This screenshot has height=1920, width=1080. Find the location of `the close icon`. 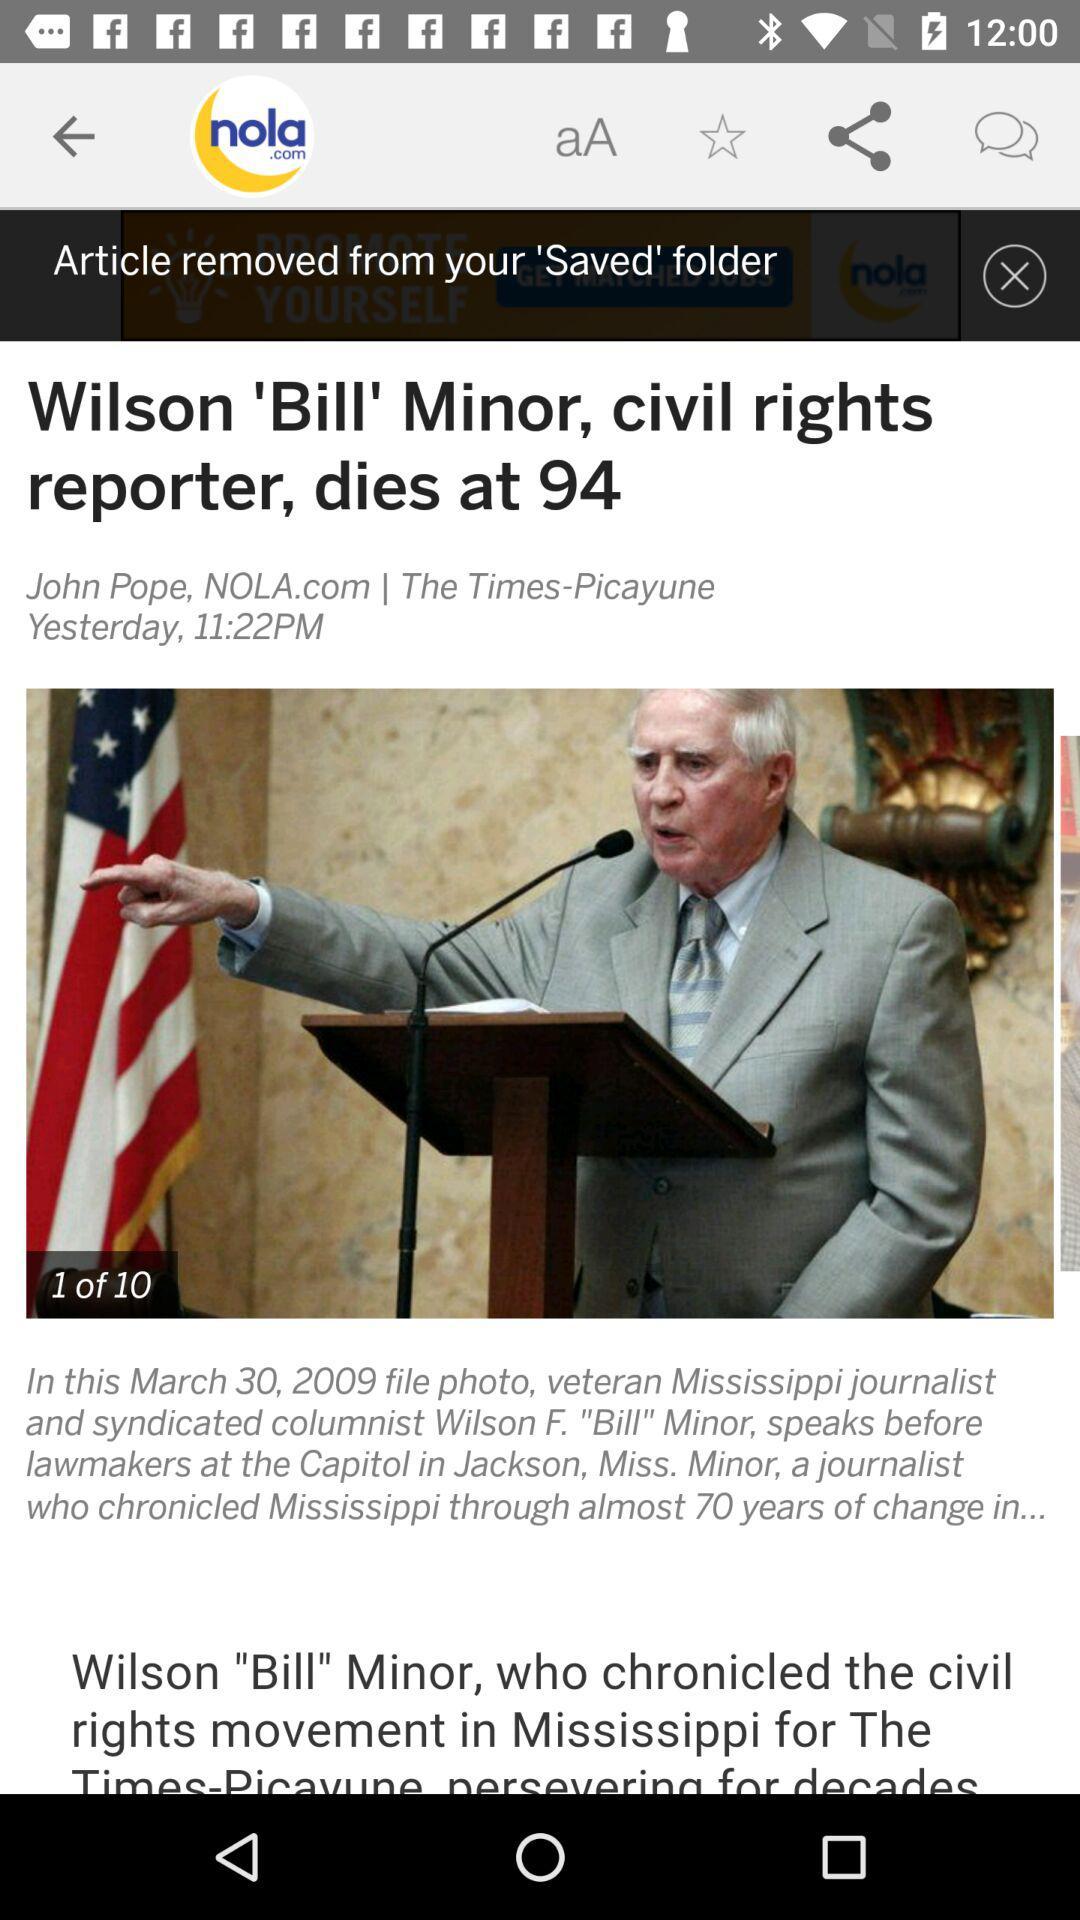

the close icon is located at coordinates (1014, 274).